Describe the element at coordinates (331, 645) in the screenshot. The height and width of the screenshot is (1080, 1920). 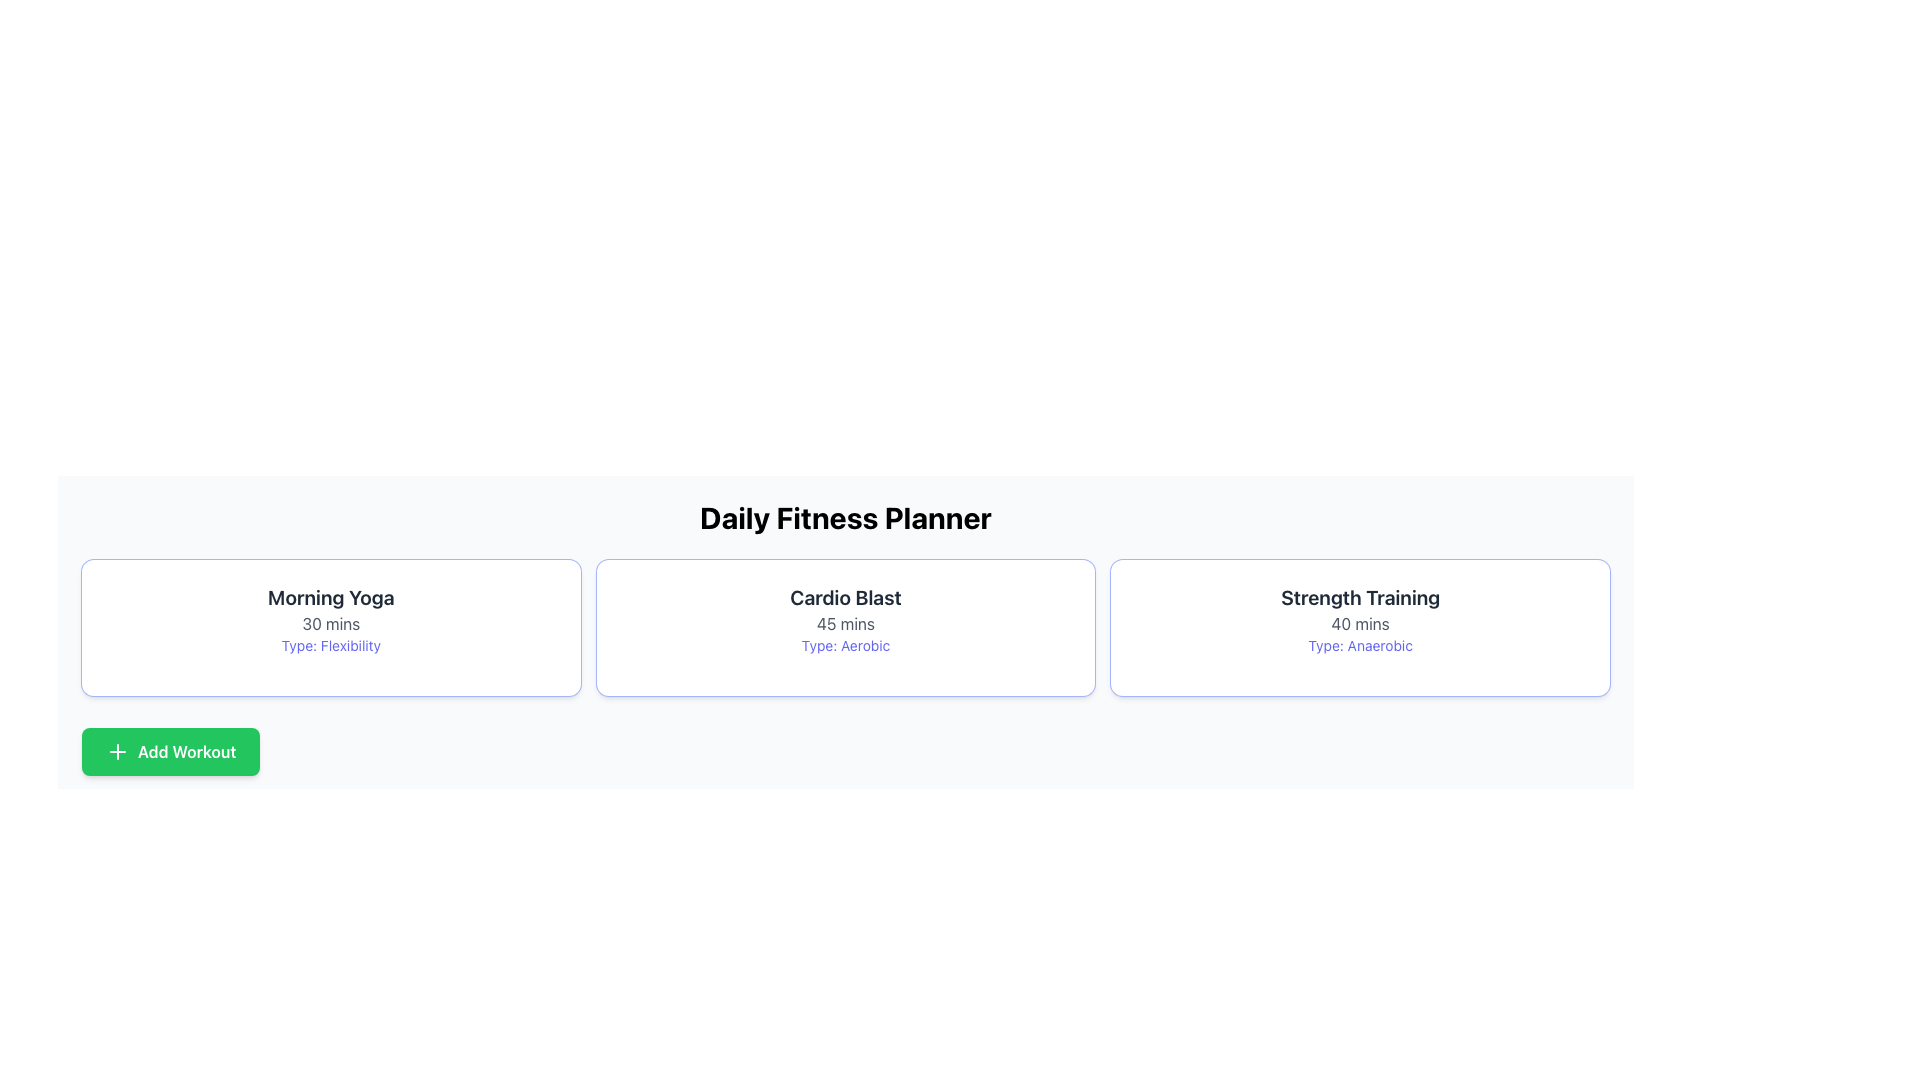
I see `information displayed in the text label that shows 'Type: Flexibility' at the bottom of the 'Morning Yoga' card` at that location.